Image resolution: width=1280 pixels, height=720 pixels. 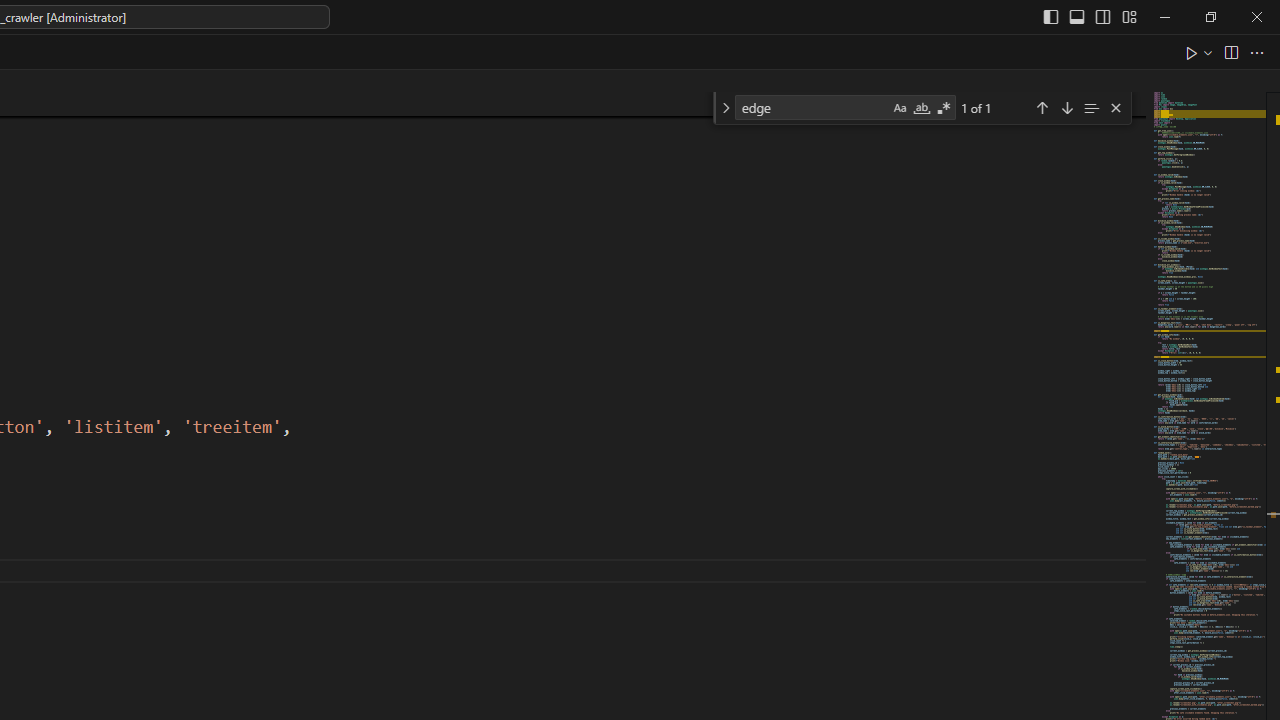 I want to click on 'Run Python File', so click(x=1192, y=51).